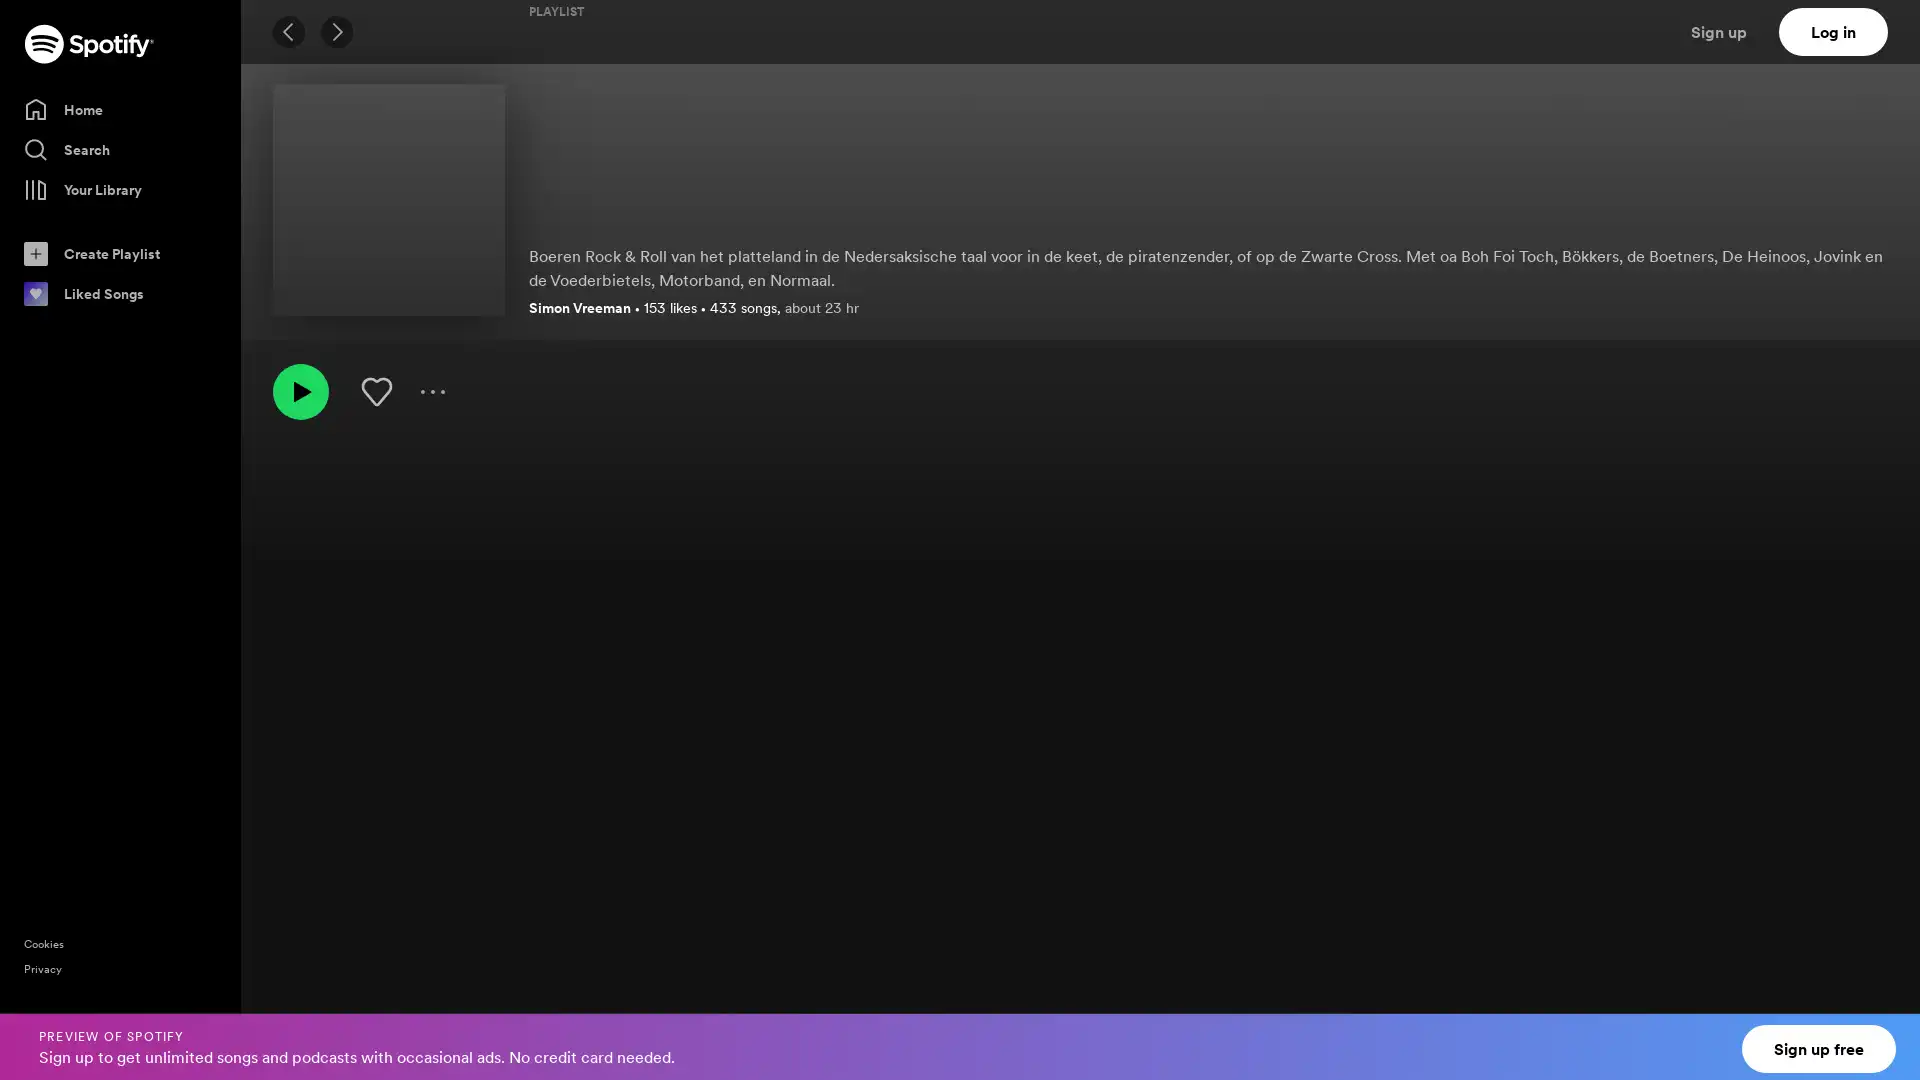 The image size is (1920, 1080). I want to click on Play Olde Keerl by Bennie Jolink, so click(297, 860).